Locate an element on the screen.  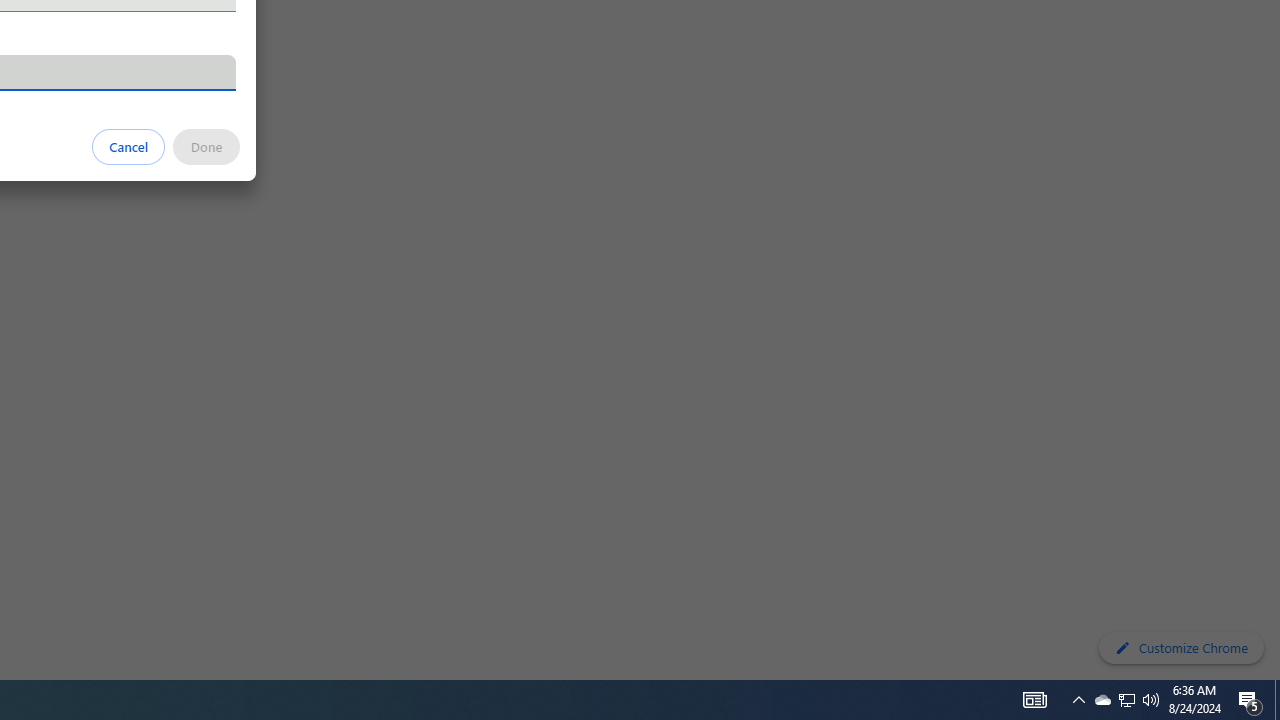
'Cancel' is located at coordinates (128, 145).